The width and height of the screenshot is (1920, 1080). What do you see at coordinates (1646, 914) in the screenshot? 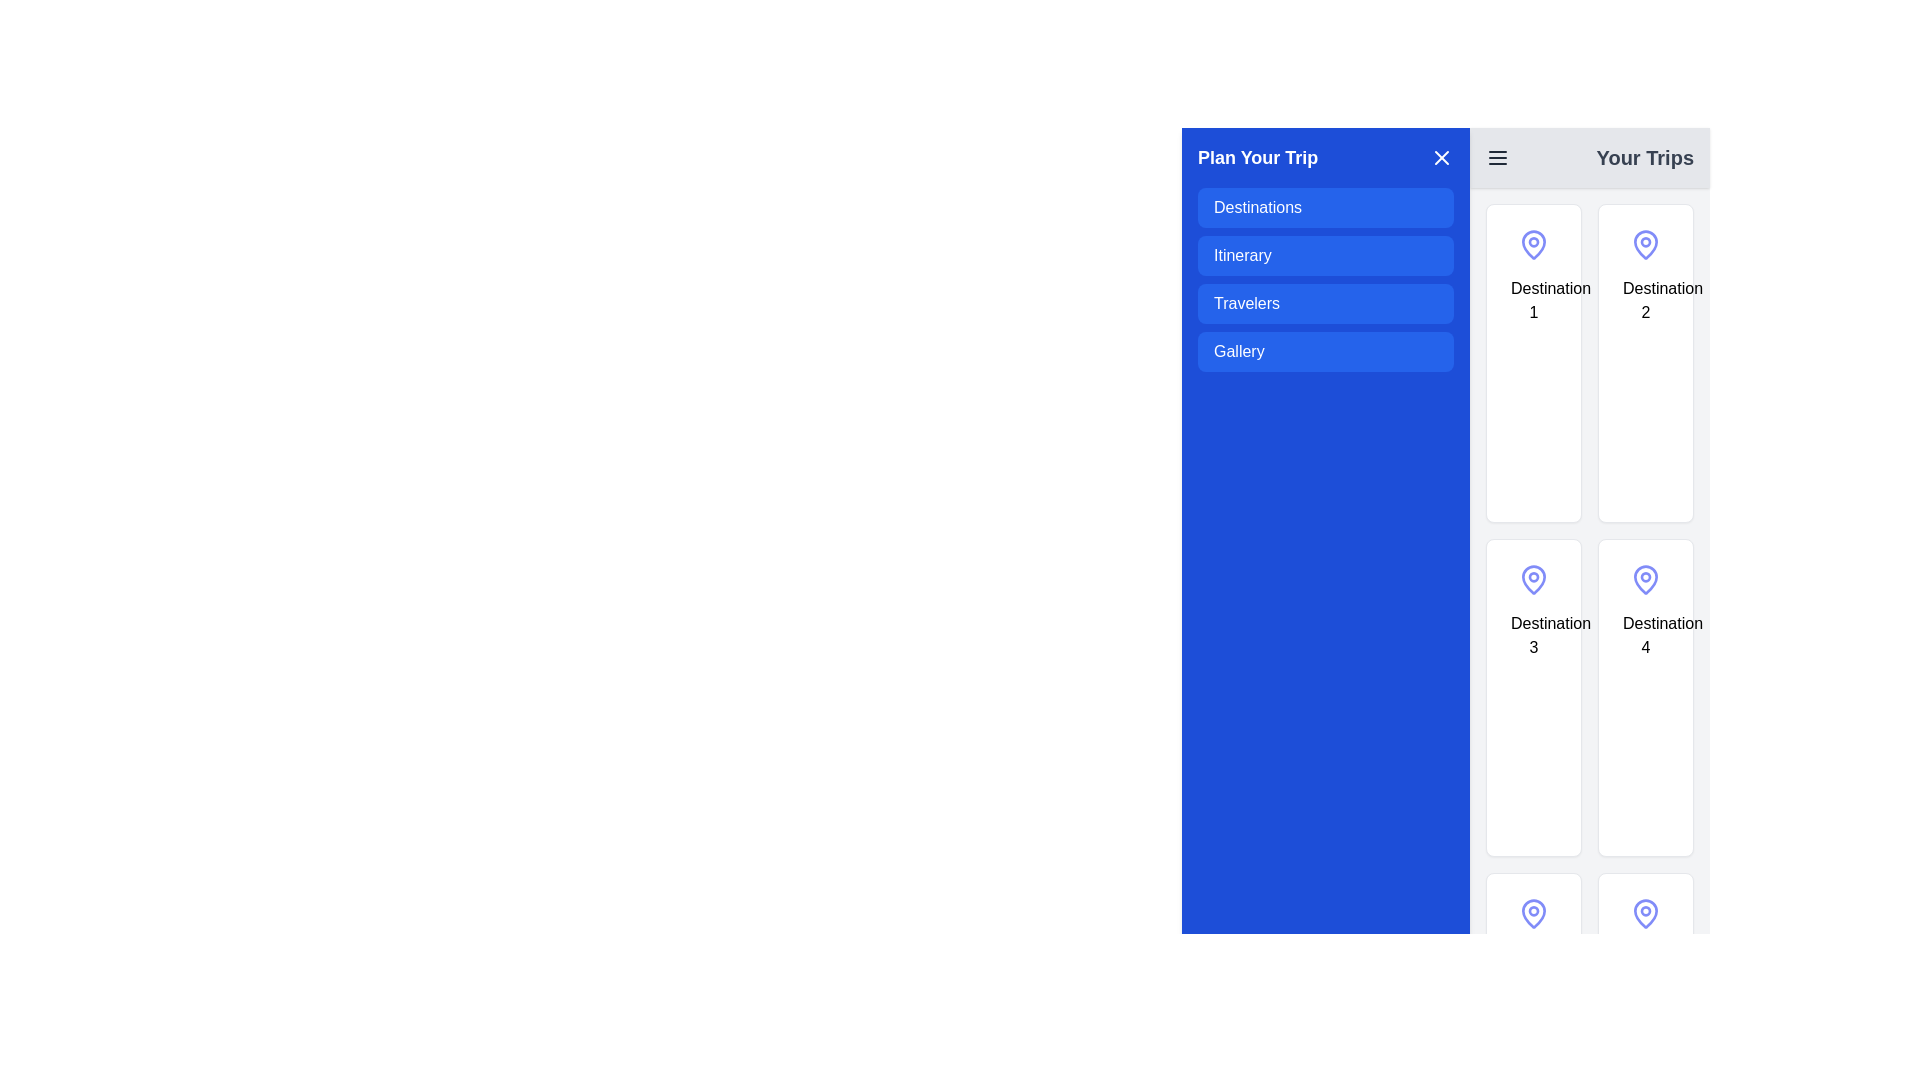
I see `the blue map pin icon above the text 'Destination 6'` at bounding box center [1646, 914].